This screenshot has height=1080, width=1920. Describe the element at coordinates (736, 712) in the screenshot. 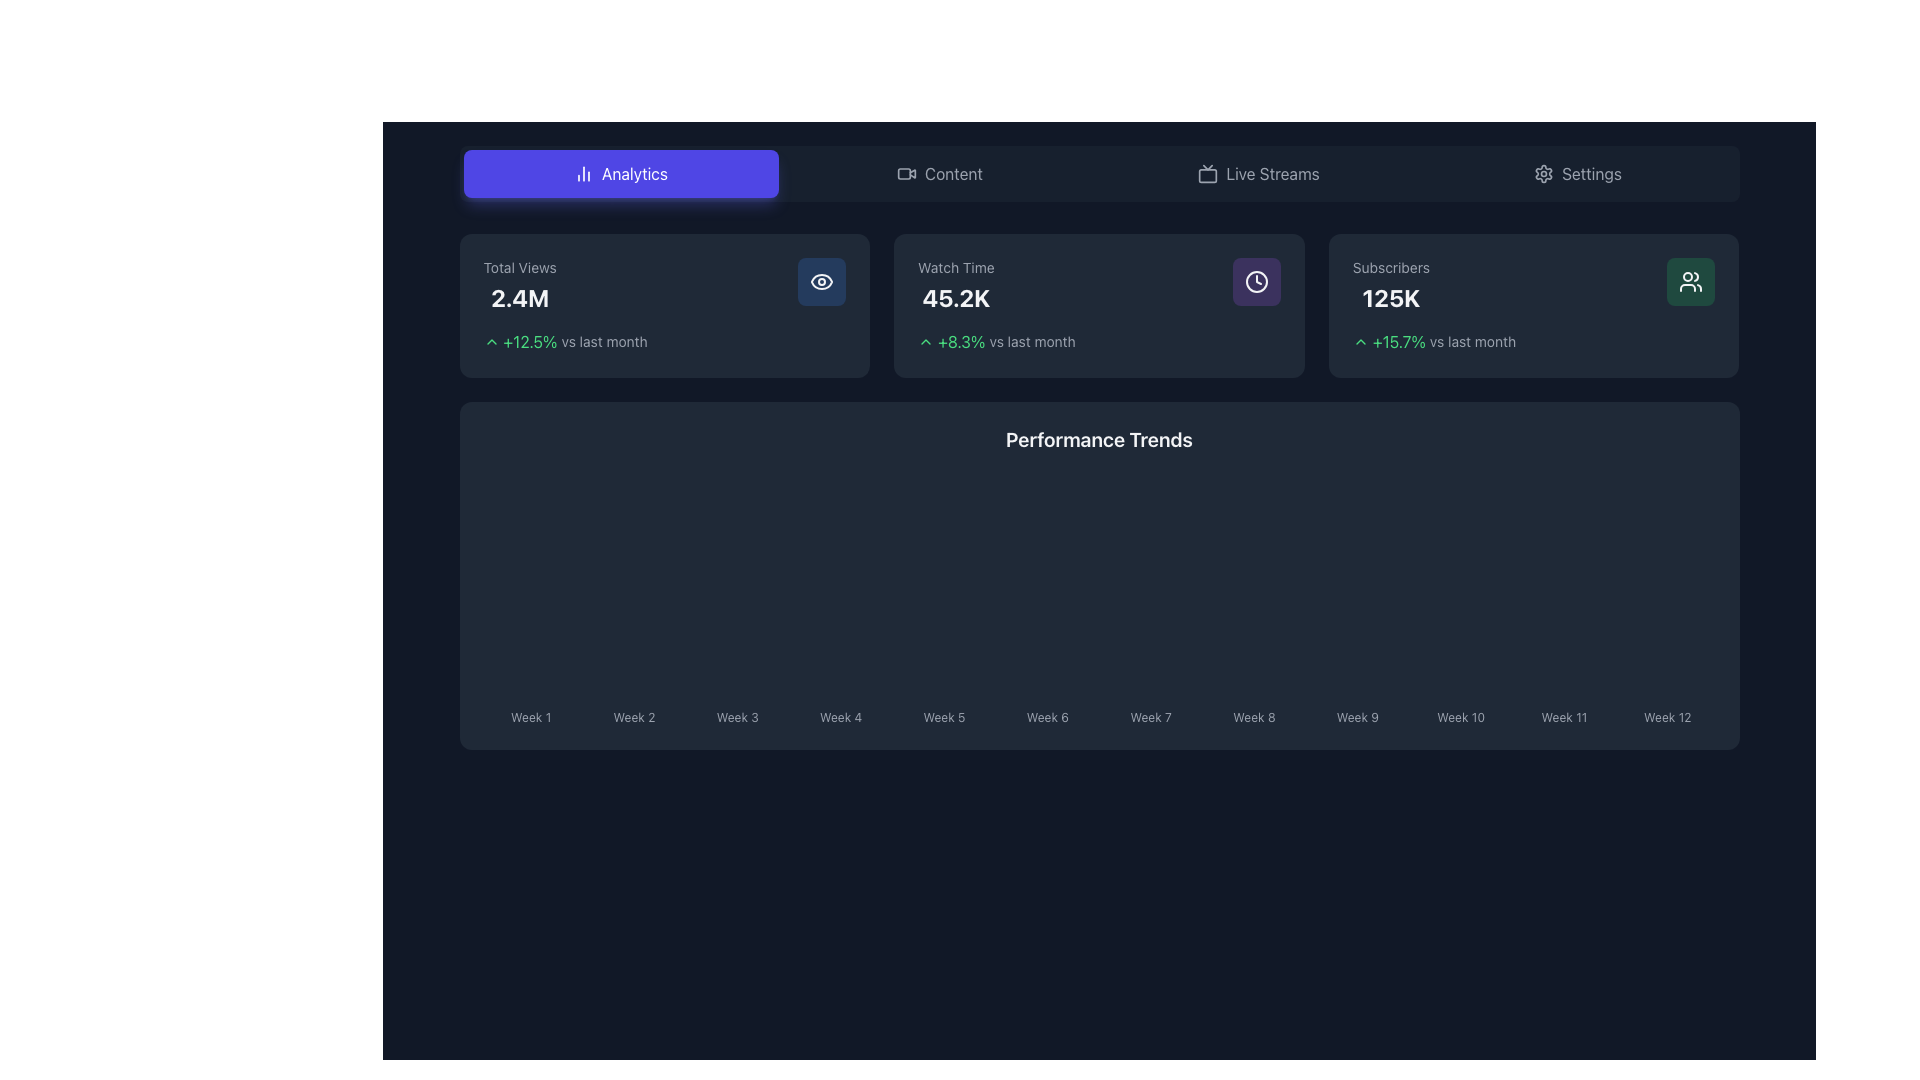

I see `the 'Week 3' text label, which is a rectangular area displaying the label centrally within a row of weeks` at that location.